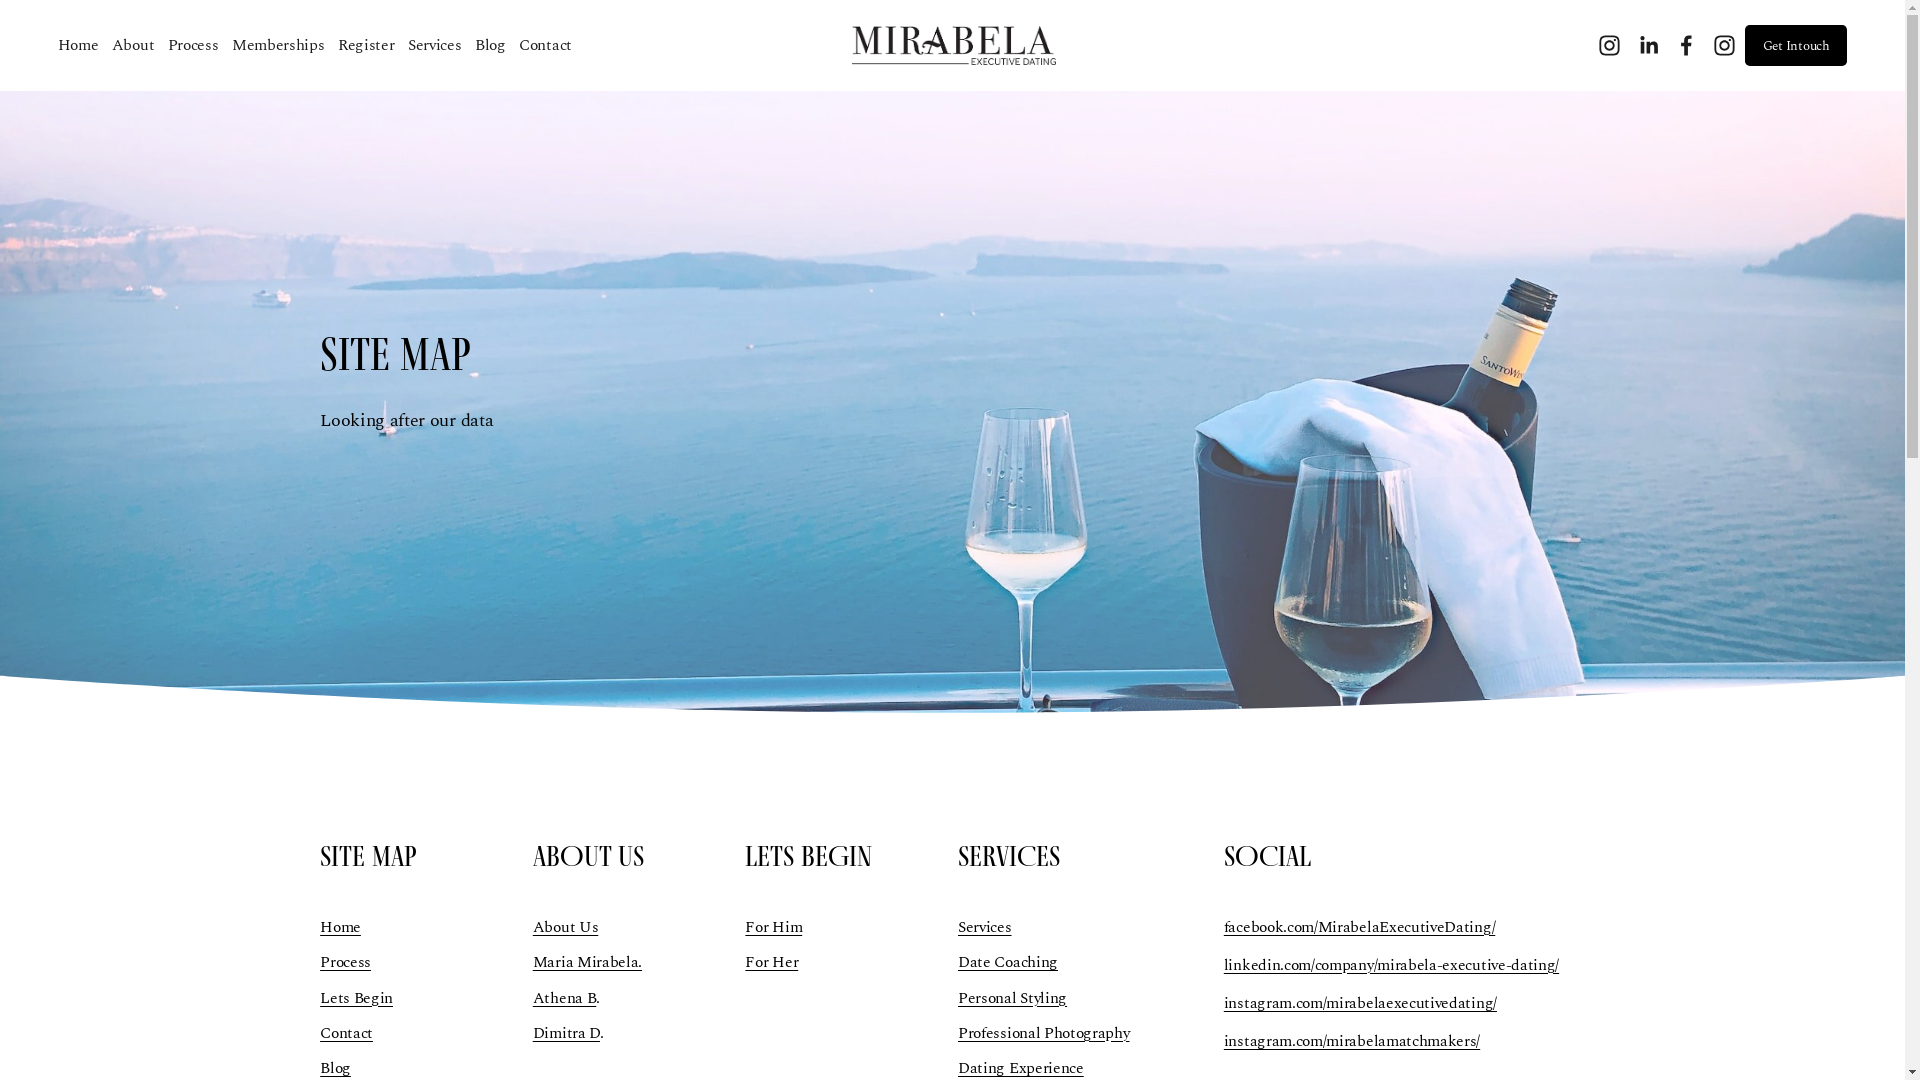  What do you see at coordinates (564, 998) in the screenshot?
I see `'Athena B'` at bounding box center [564, 998].